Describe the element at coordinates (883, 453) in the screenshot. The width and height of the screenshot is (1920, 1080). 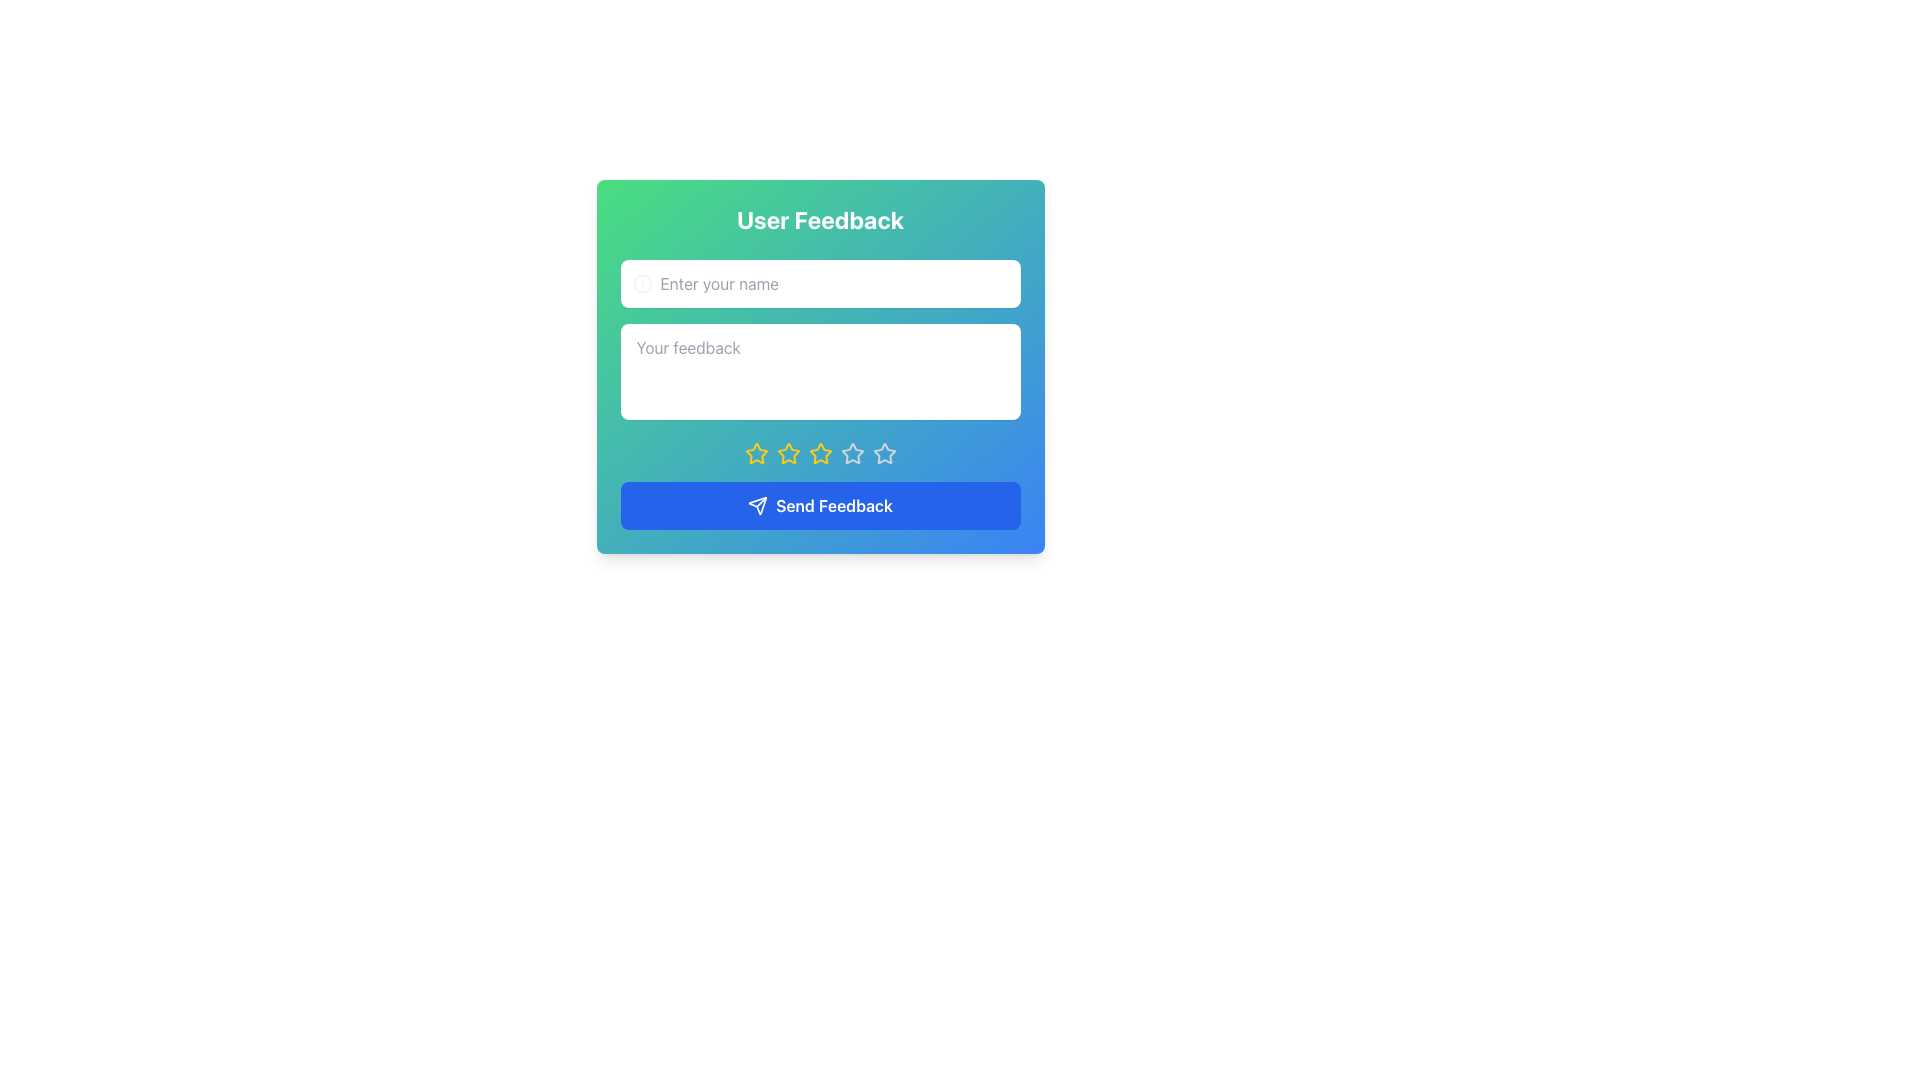
I see `the fifth star SVG icon in the feedback interface` at that location.